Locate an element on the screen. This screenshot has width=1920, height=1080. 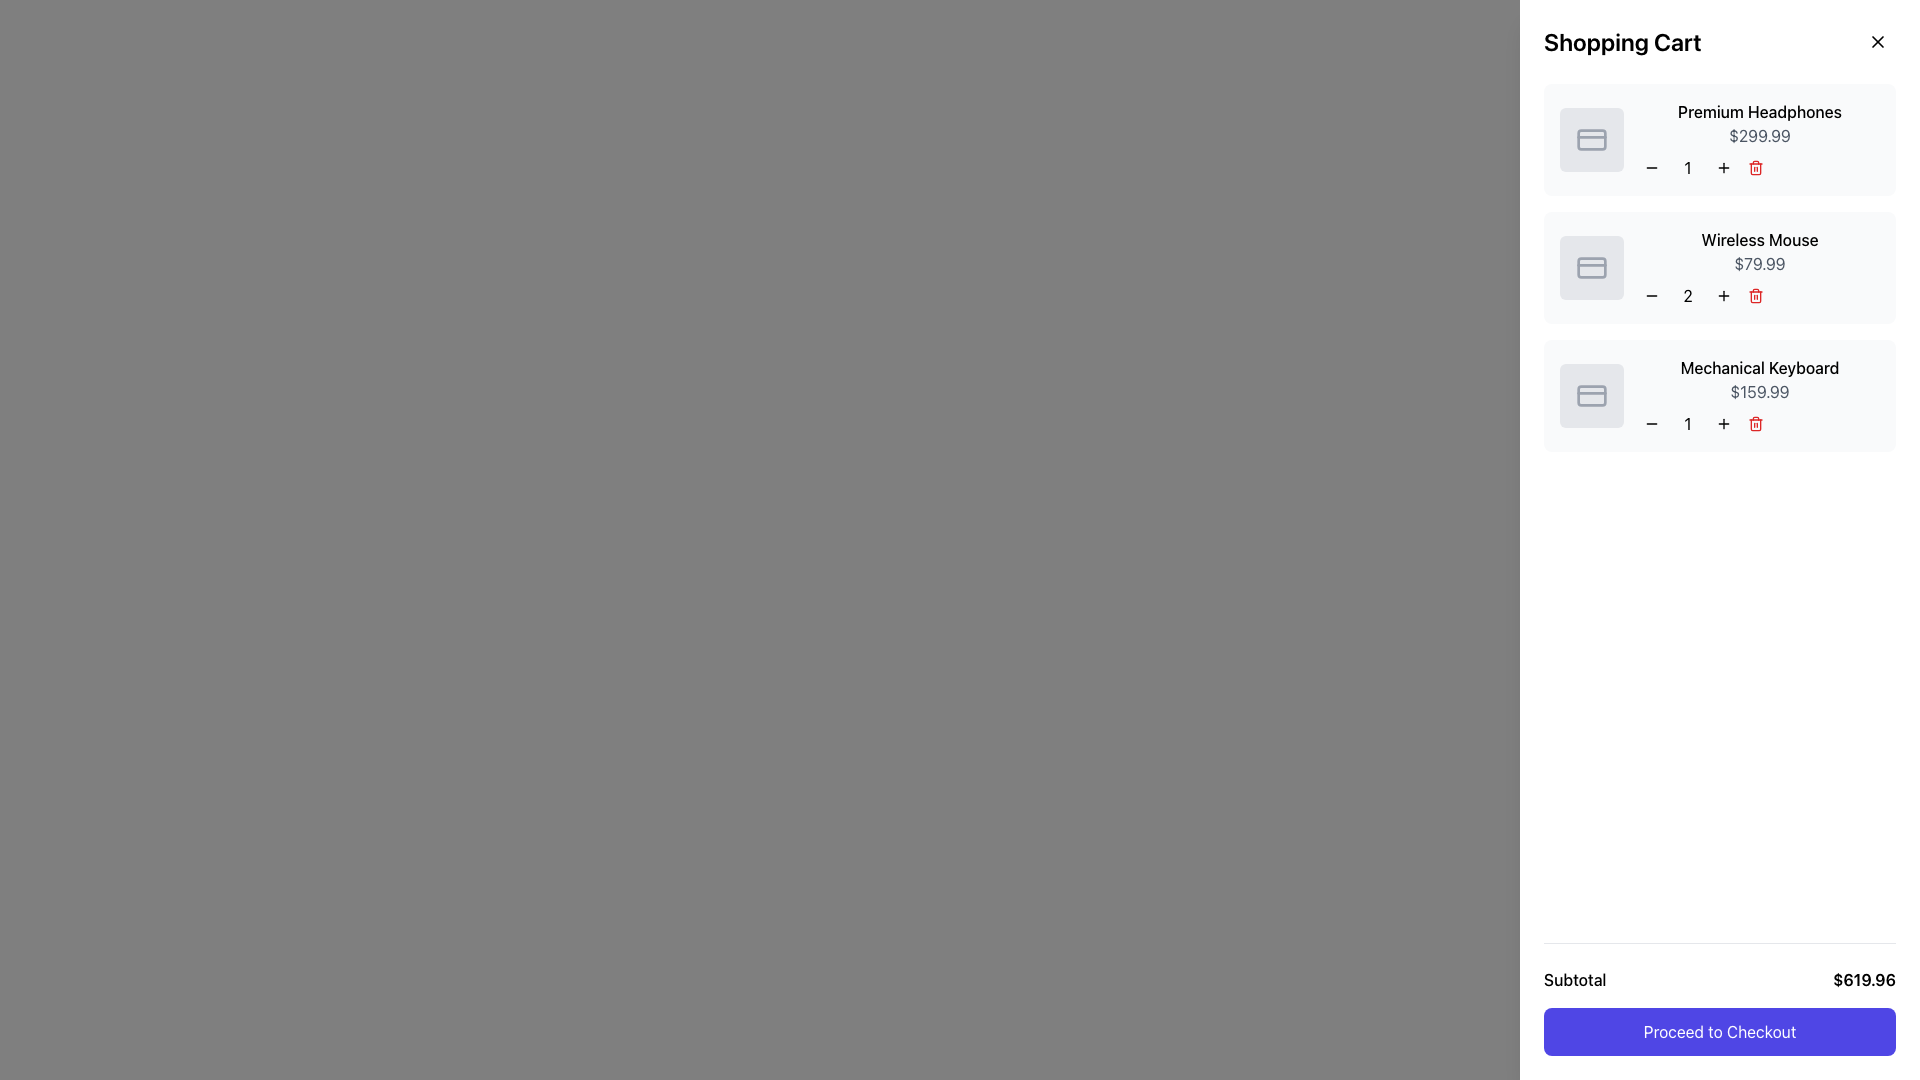
the deletion icon located to the right of the quantity controls for the 'Mechanical Keyboard' in the shopping cart is located at coordinates (1755, 423).